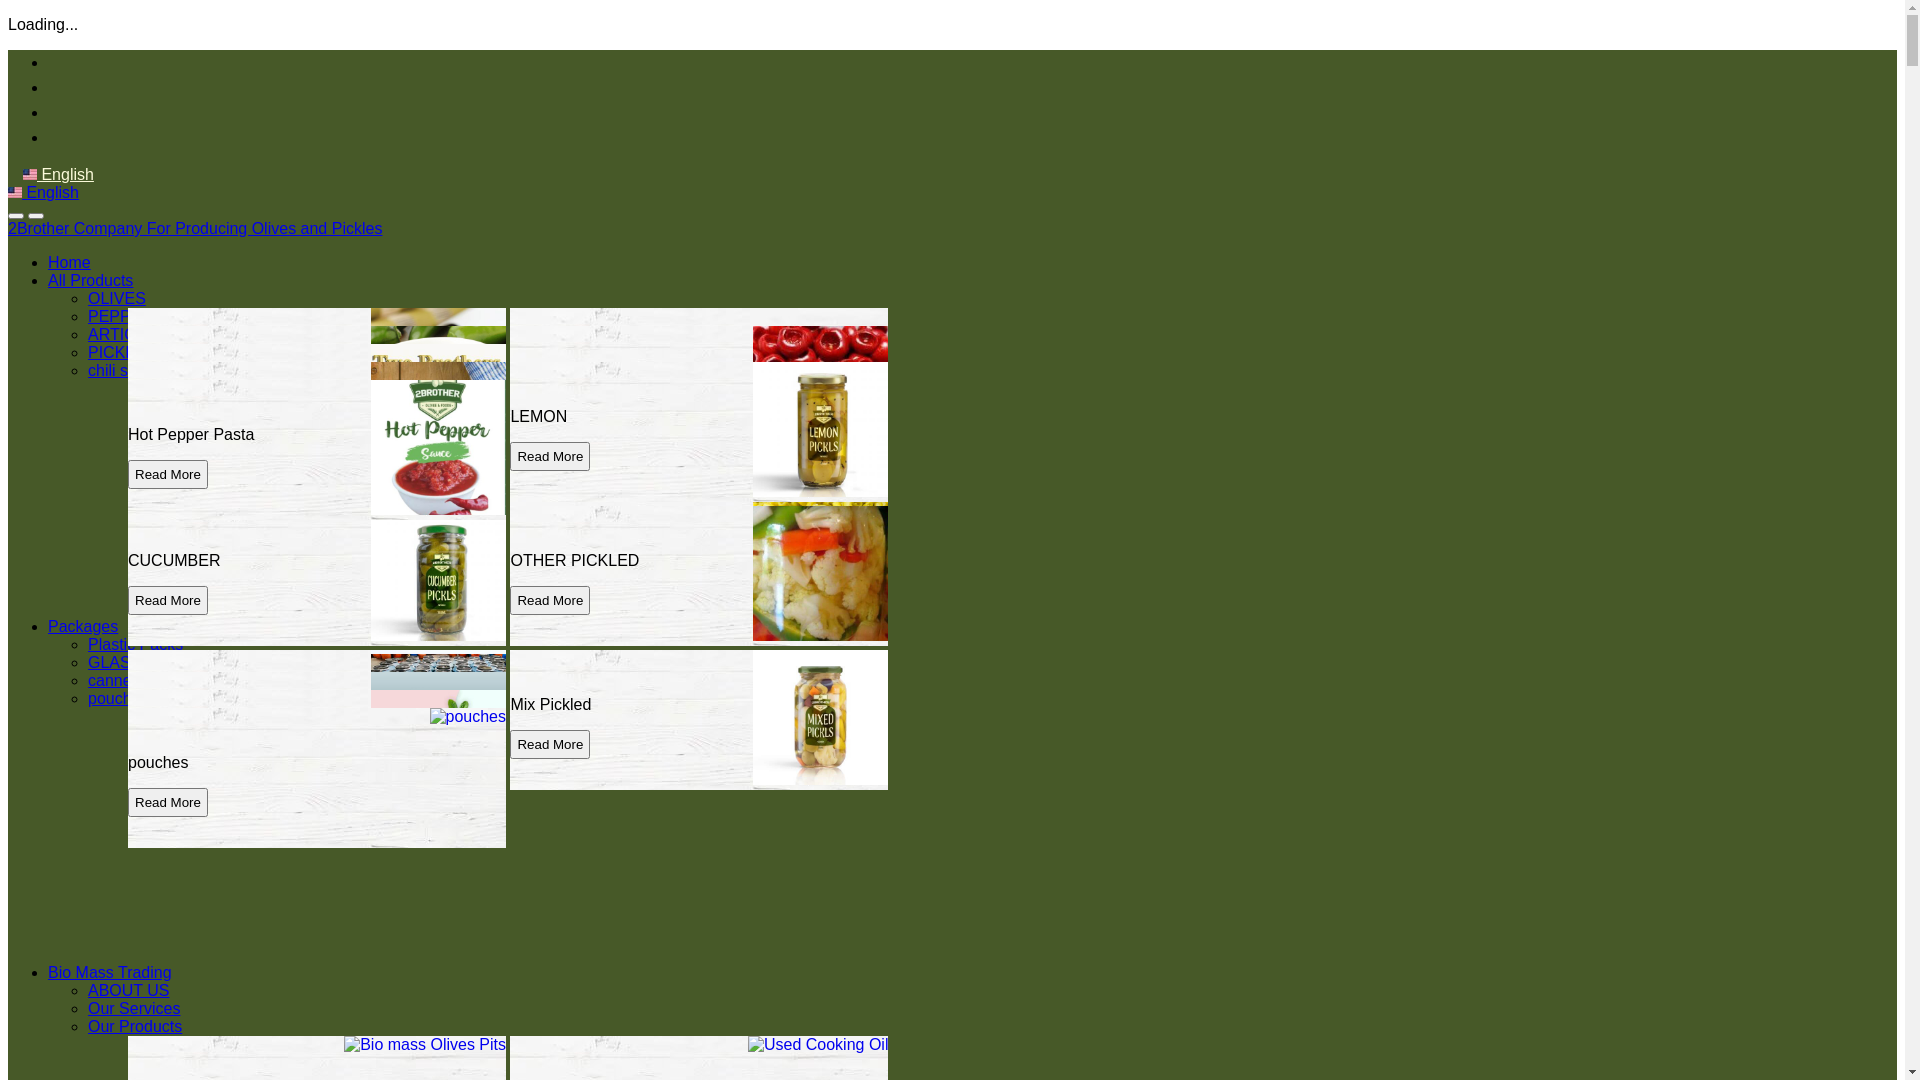 The height and width of the screenshot is (1080, 1920). Describe the element at coordinates (509, 456) in the screenshot. I see `'Read More'` at that location.